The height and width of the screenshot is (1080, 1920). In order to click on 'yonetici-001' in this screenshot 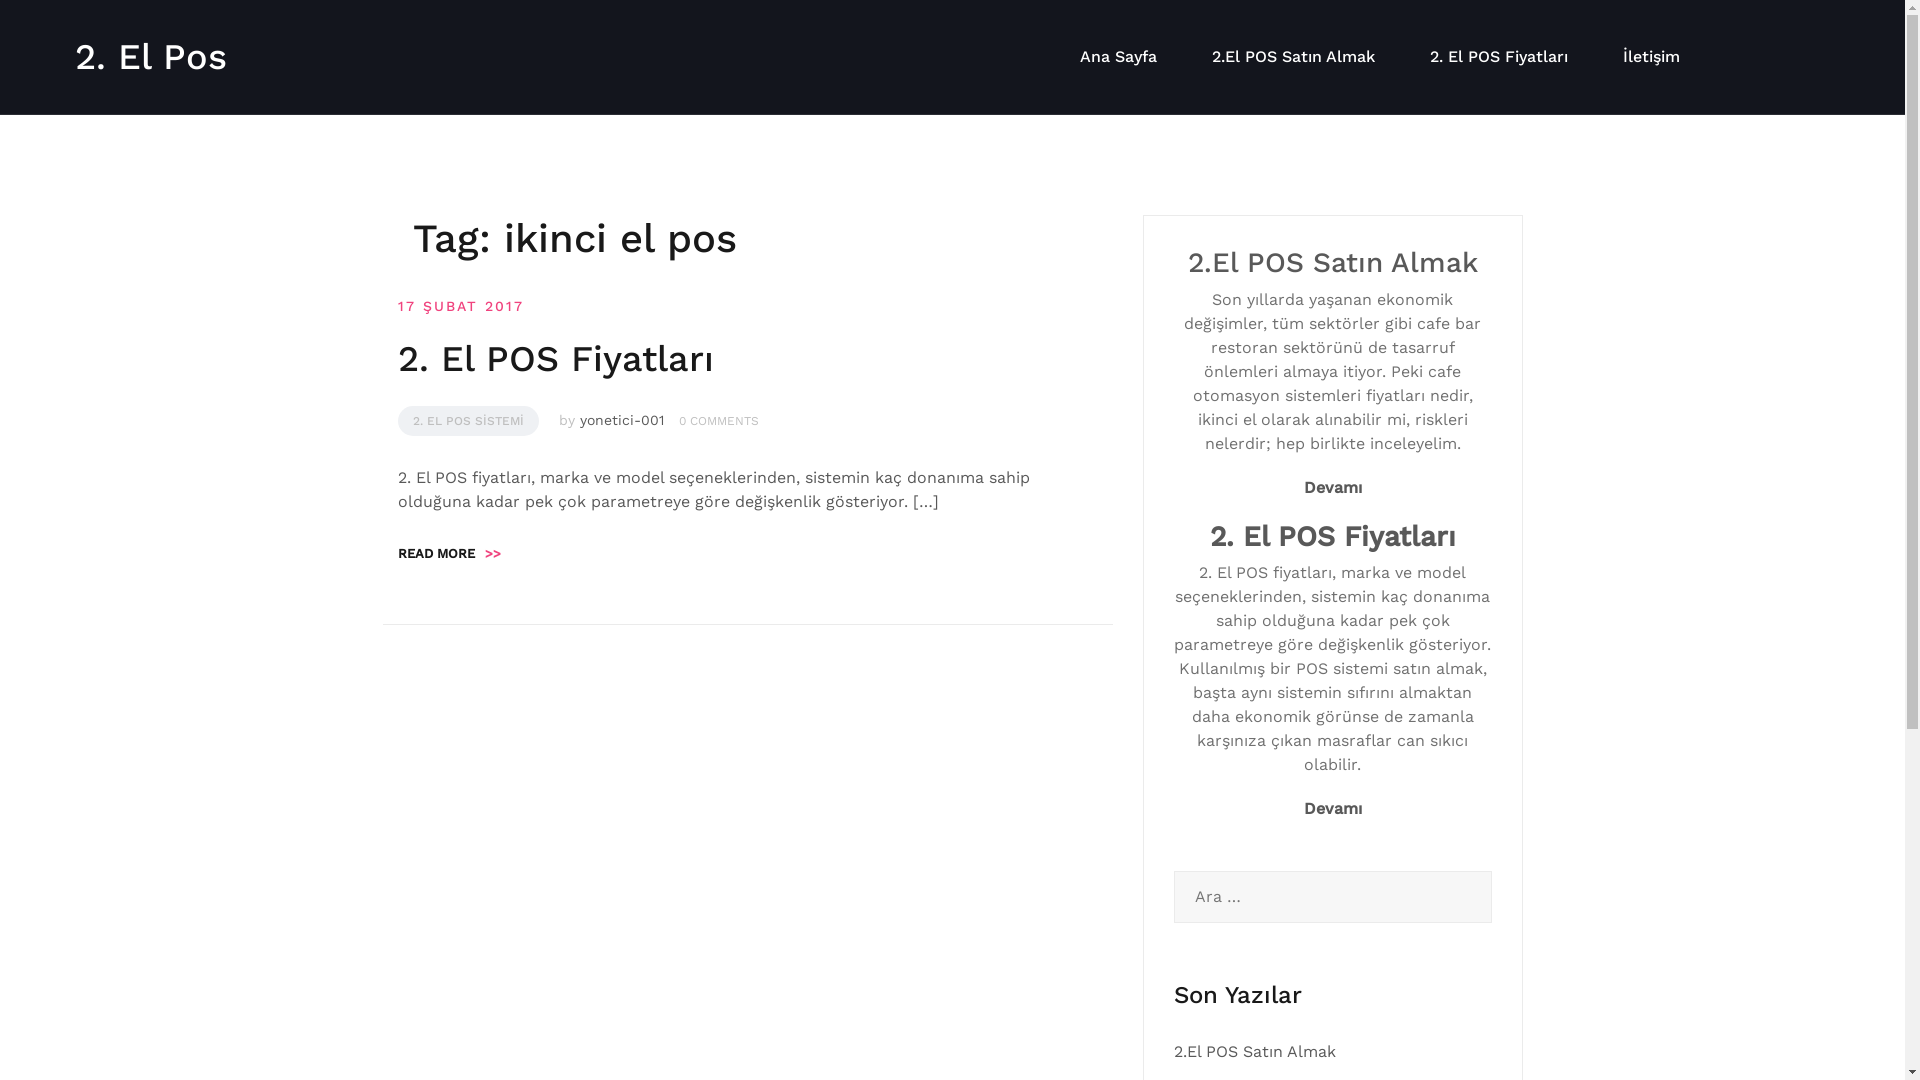, I will do `click(621, 419)`.